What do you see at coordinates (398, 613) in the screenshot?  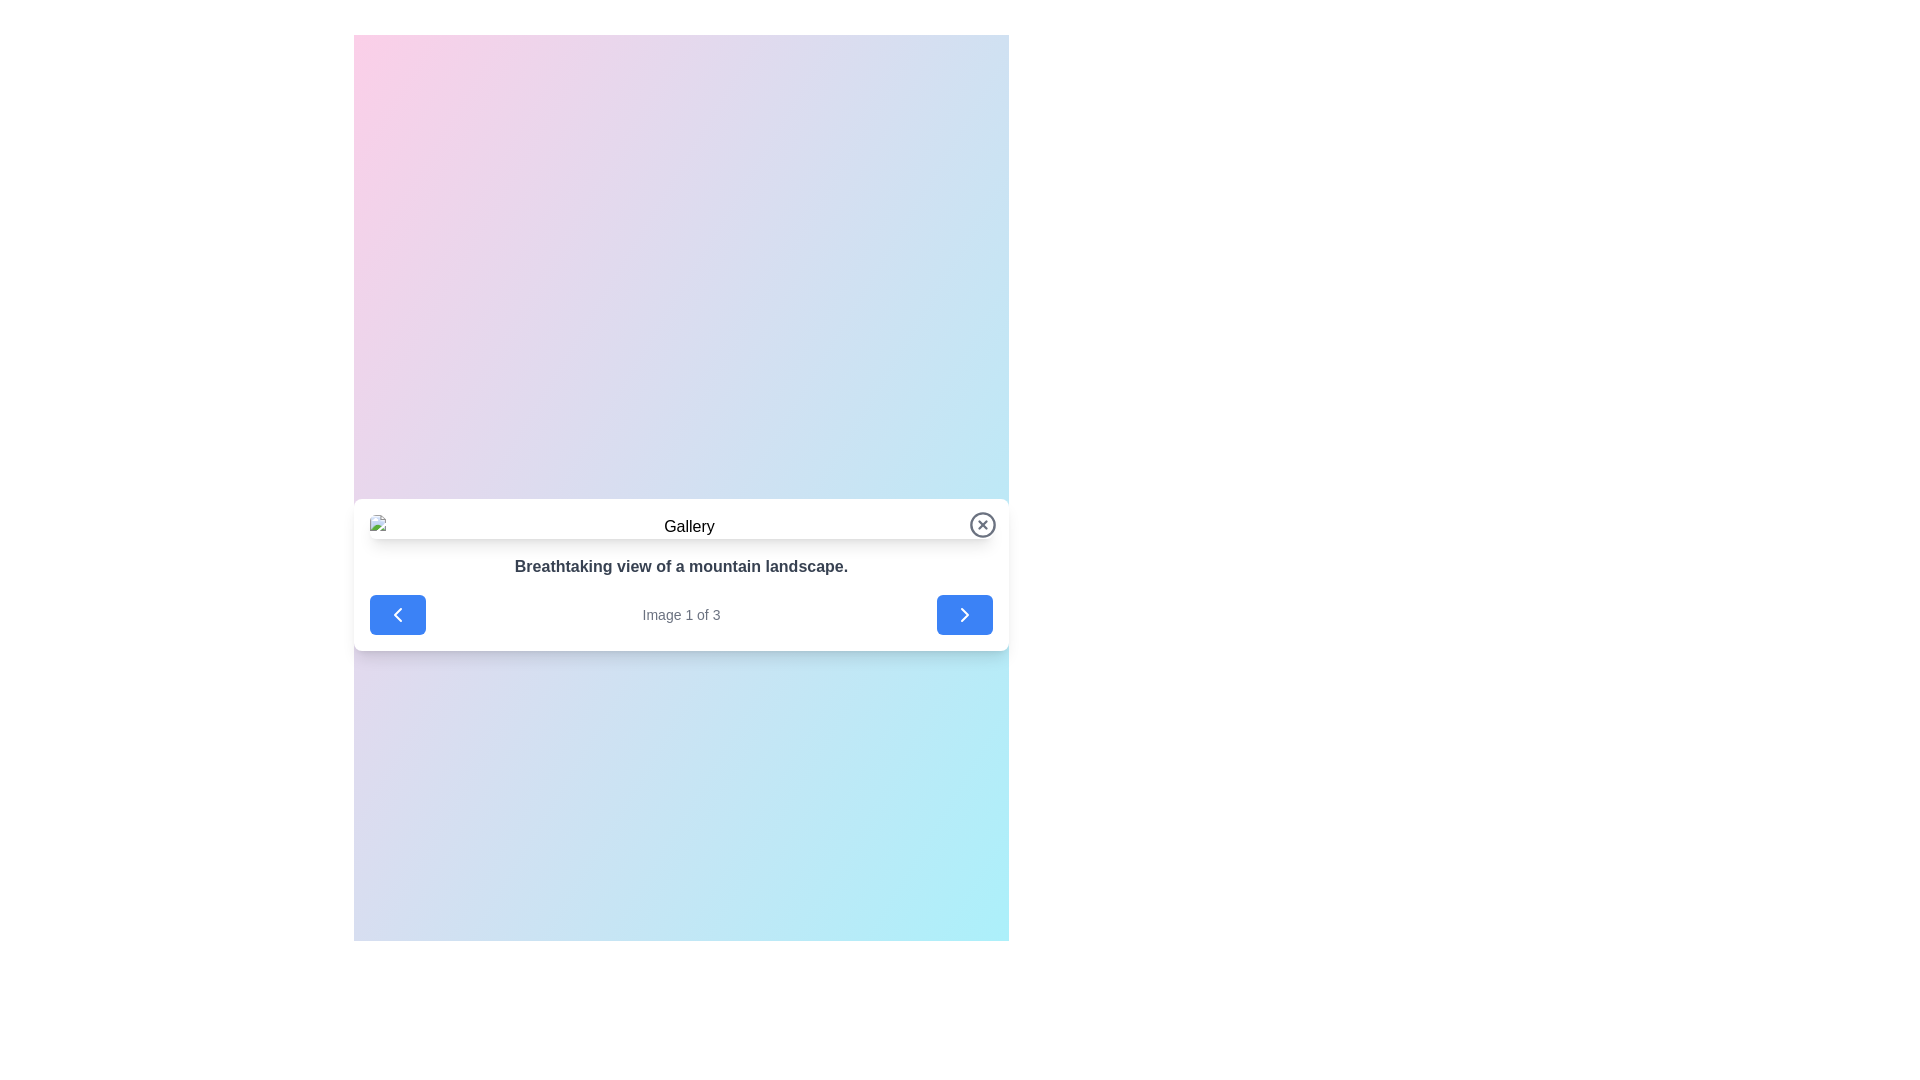 I see `the Chevron Left icon` at bounding box center [398, 613].